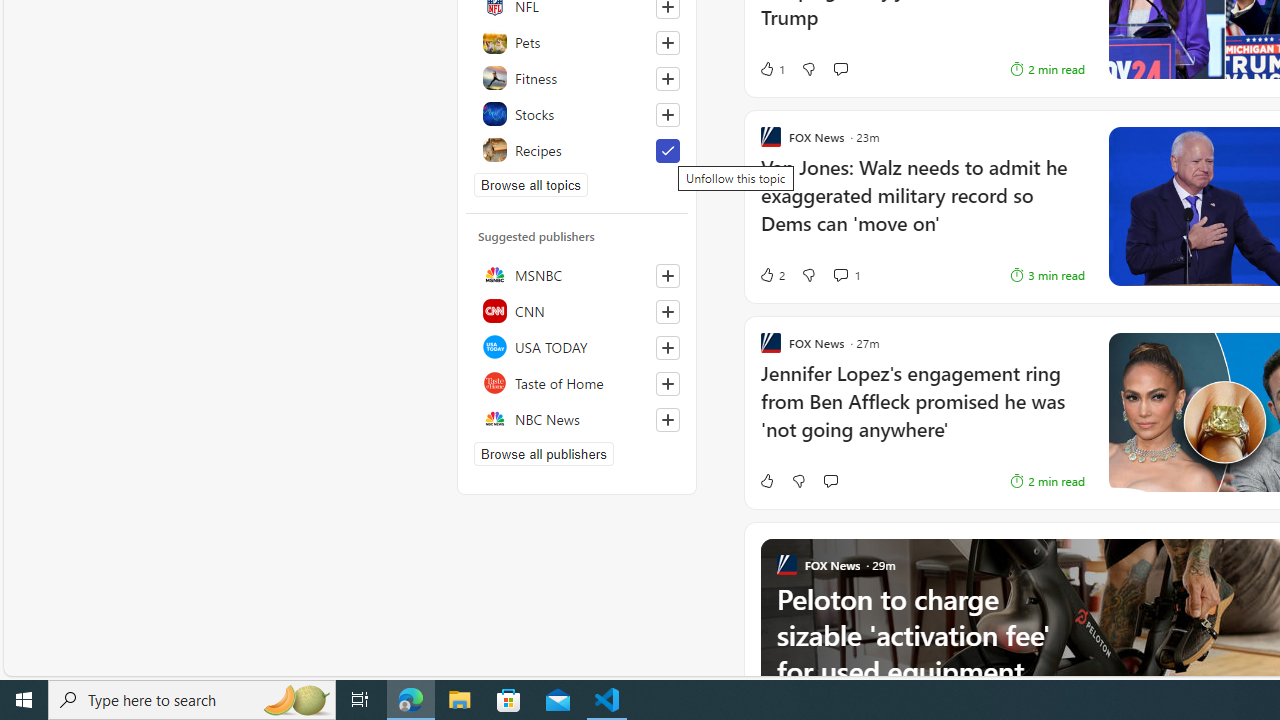 The image size is (1280, 720). Describe the element at coordinates (765, 480) in the screenshot. I see `'Like'` at that location.